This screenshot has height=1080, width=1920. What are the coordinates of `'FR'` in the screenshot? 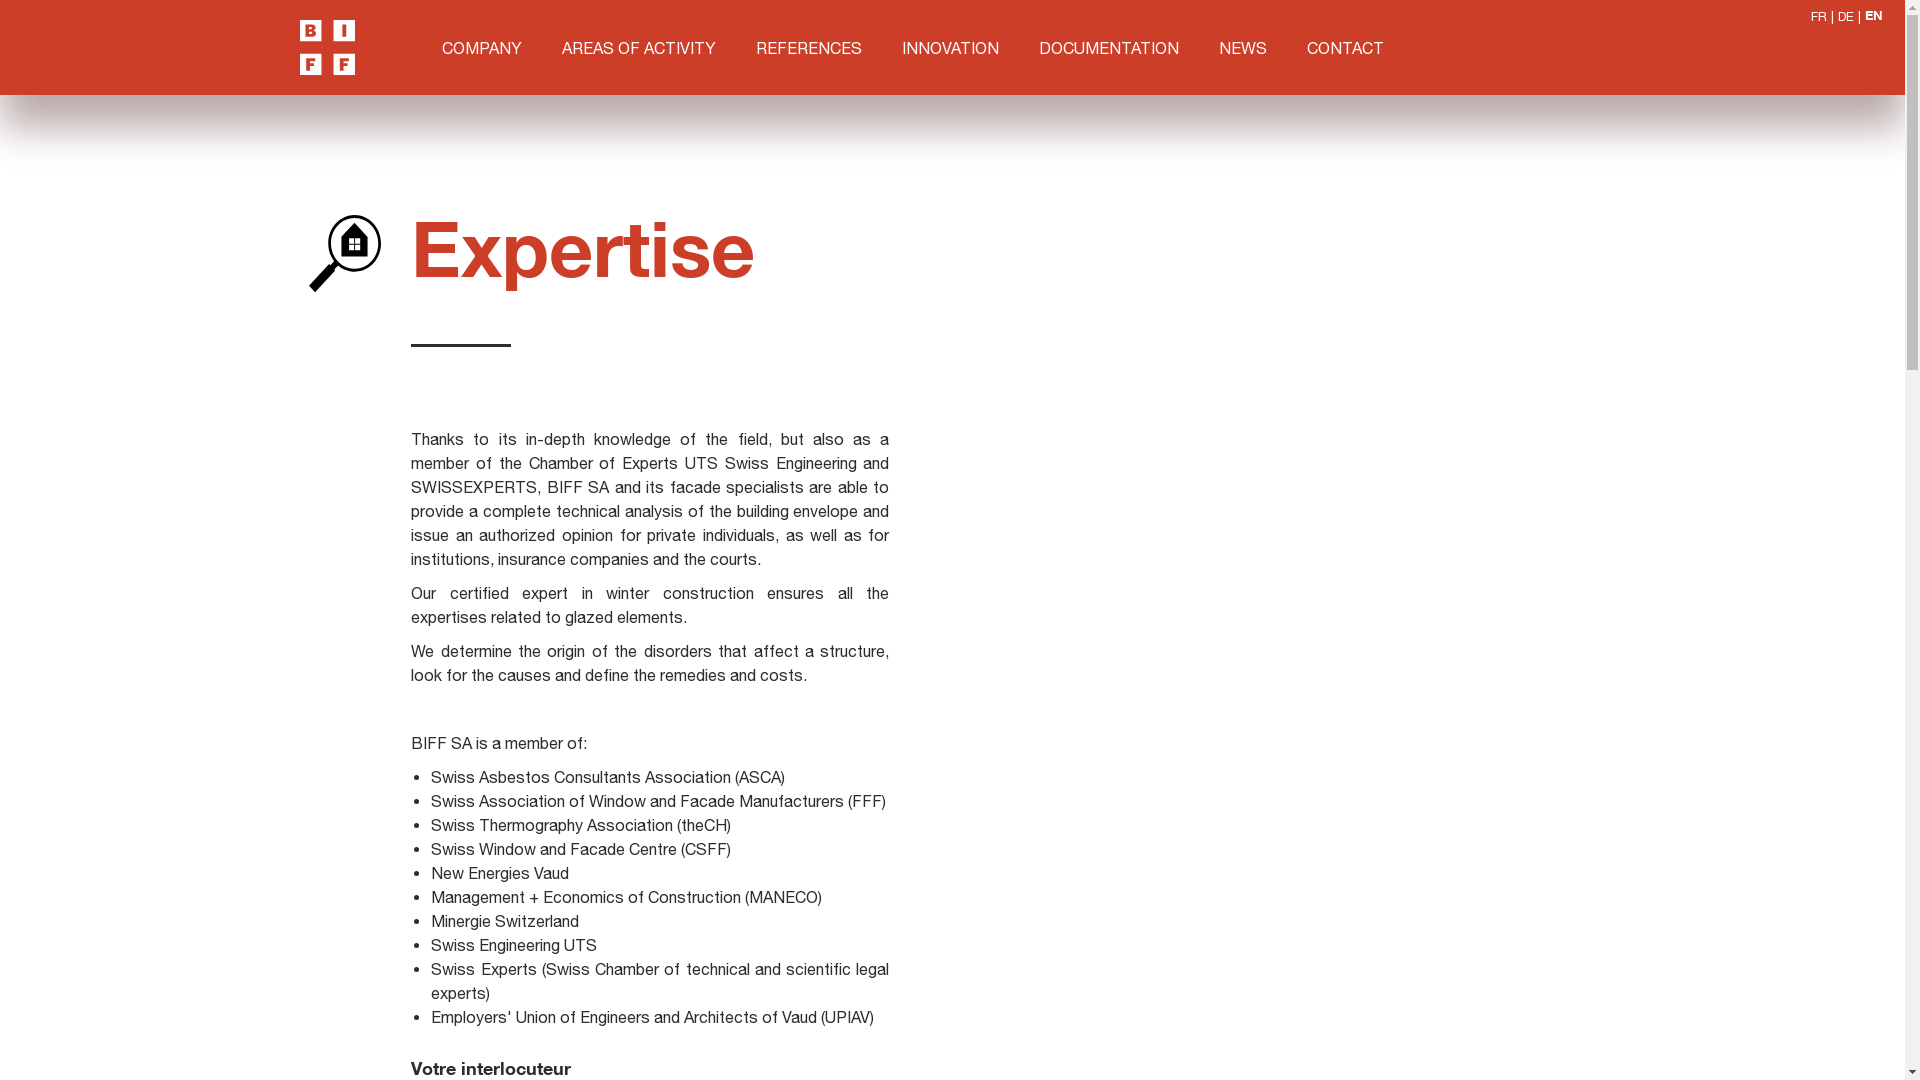 It's located at (1819, 16).